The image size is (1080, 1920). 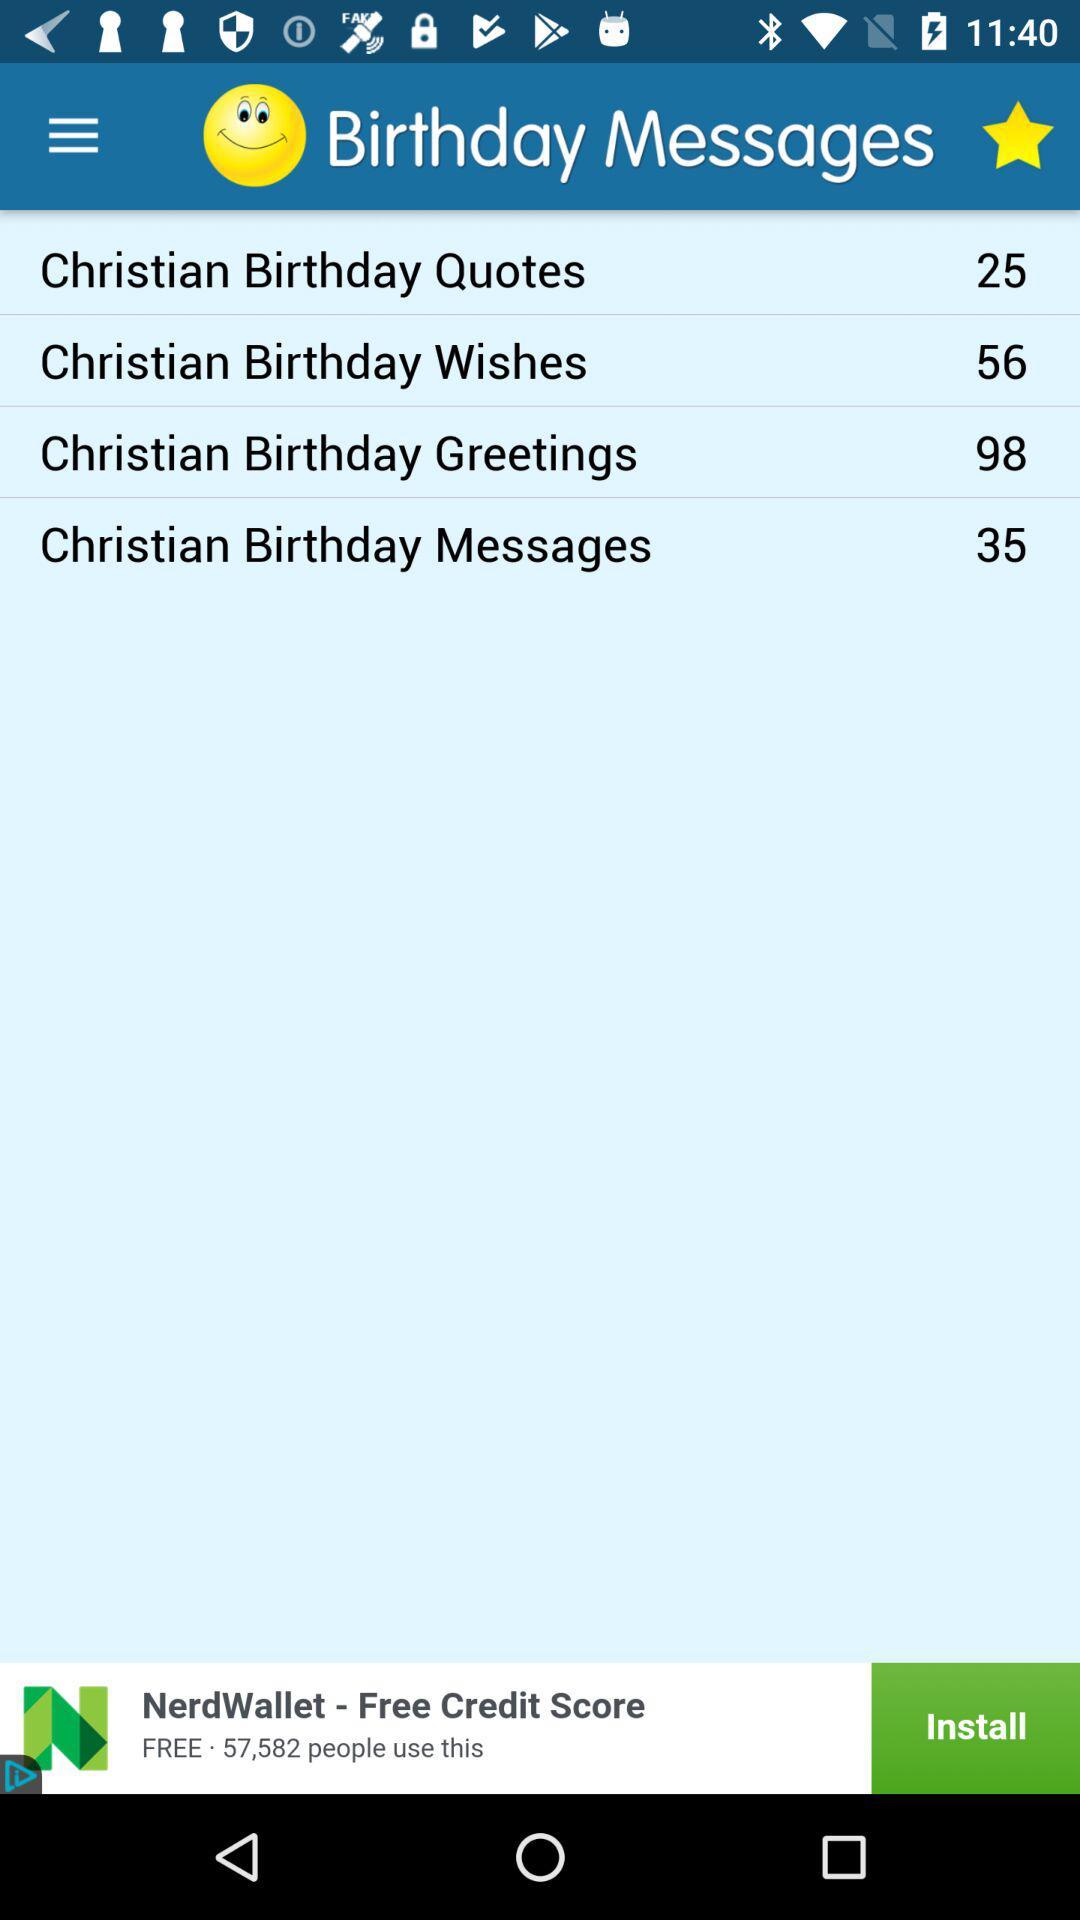 What do you see at coordinates (571, 134) in the screenshot?
I see `birthday messages at the top of the page` at bounding box center [571, 134].